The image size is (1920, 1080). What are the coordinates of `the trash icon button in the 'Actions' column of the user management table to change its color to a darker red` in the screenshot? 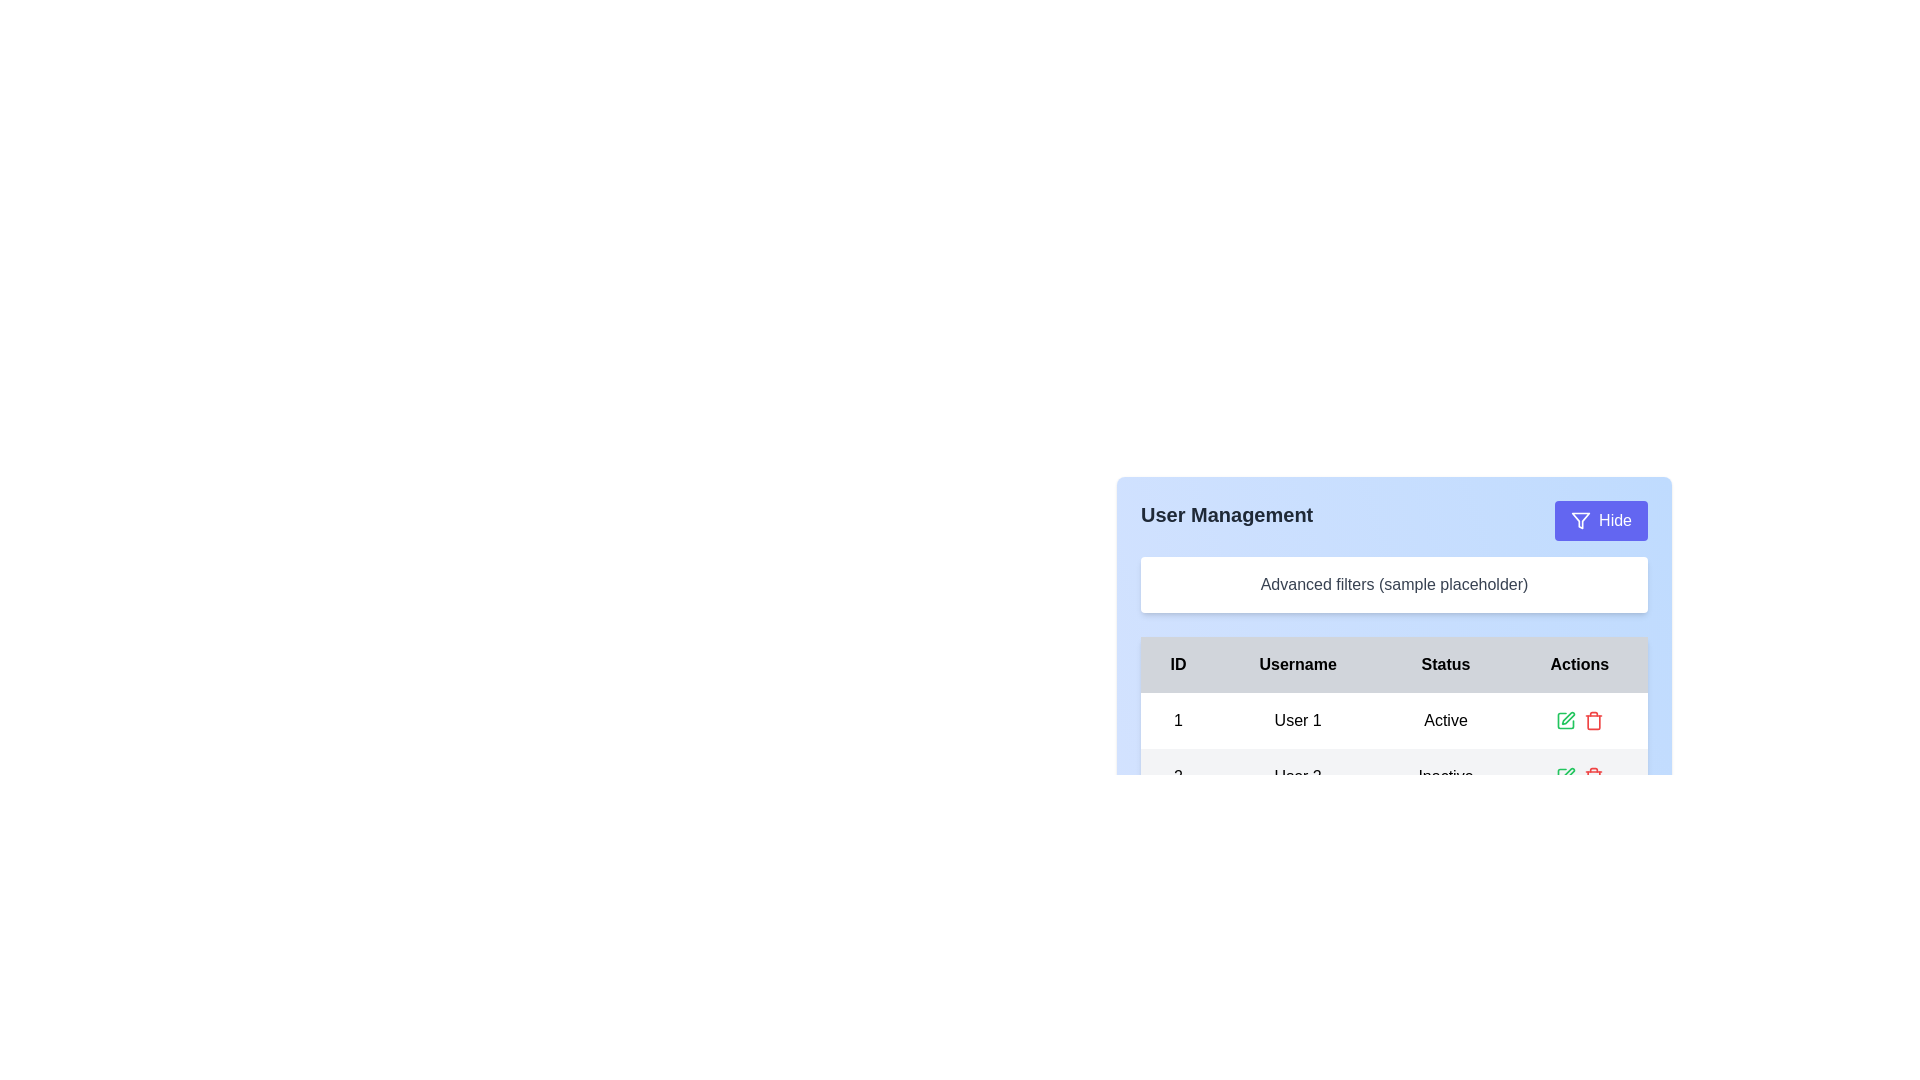 It's located at (1592, 775).